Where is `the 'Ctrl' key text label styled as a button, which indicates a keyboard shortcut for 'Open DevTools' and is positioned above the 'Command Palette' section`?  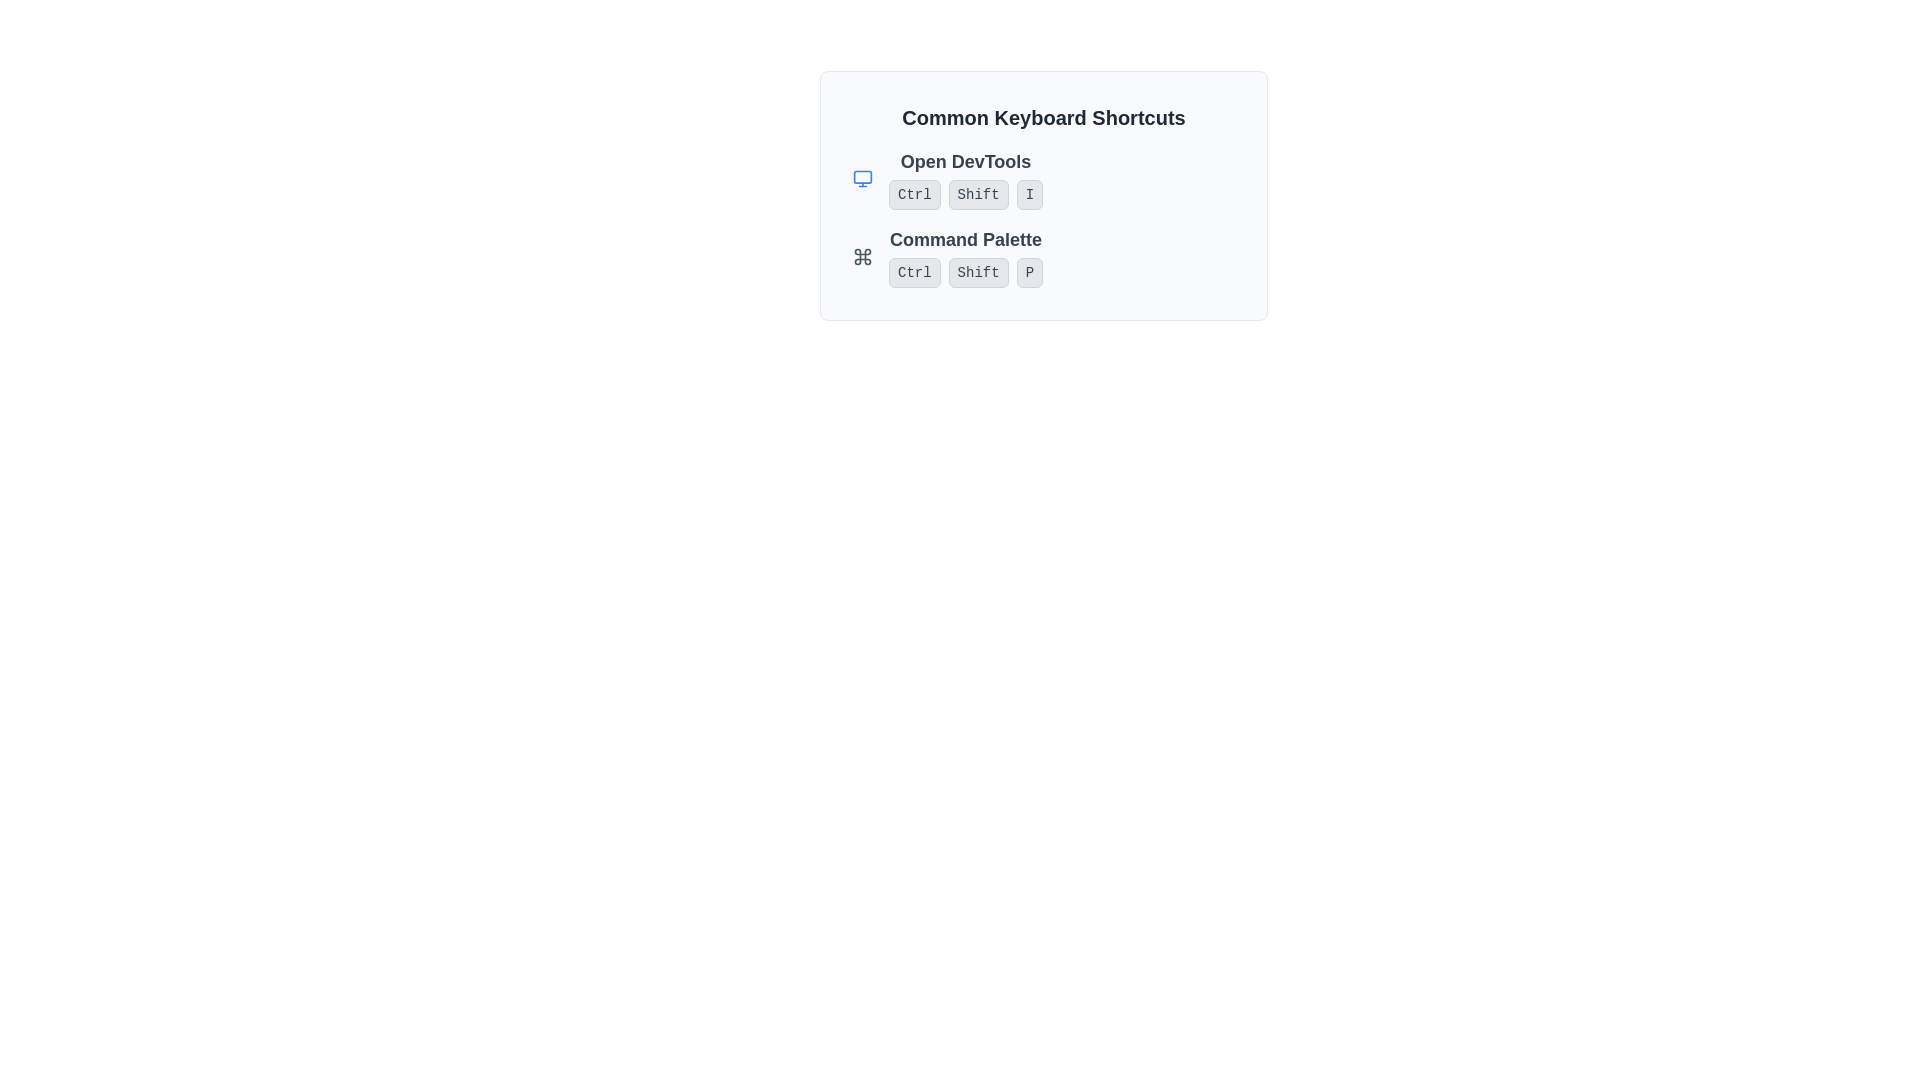 the 'Ctrl' key text label styled as a button, which indicates a keyboard shortcut for 'Open DevTools' and is positioned above the 'Command Palette' section is located at coordinates (913, 195).